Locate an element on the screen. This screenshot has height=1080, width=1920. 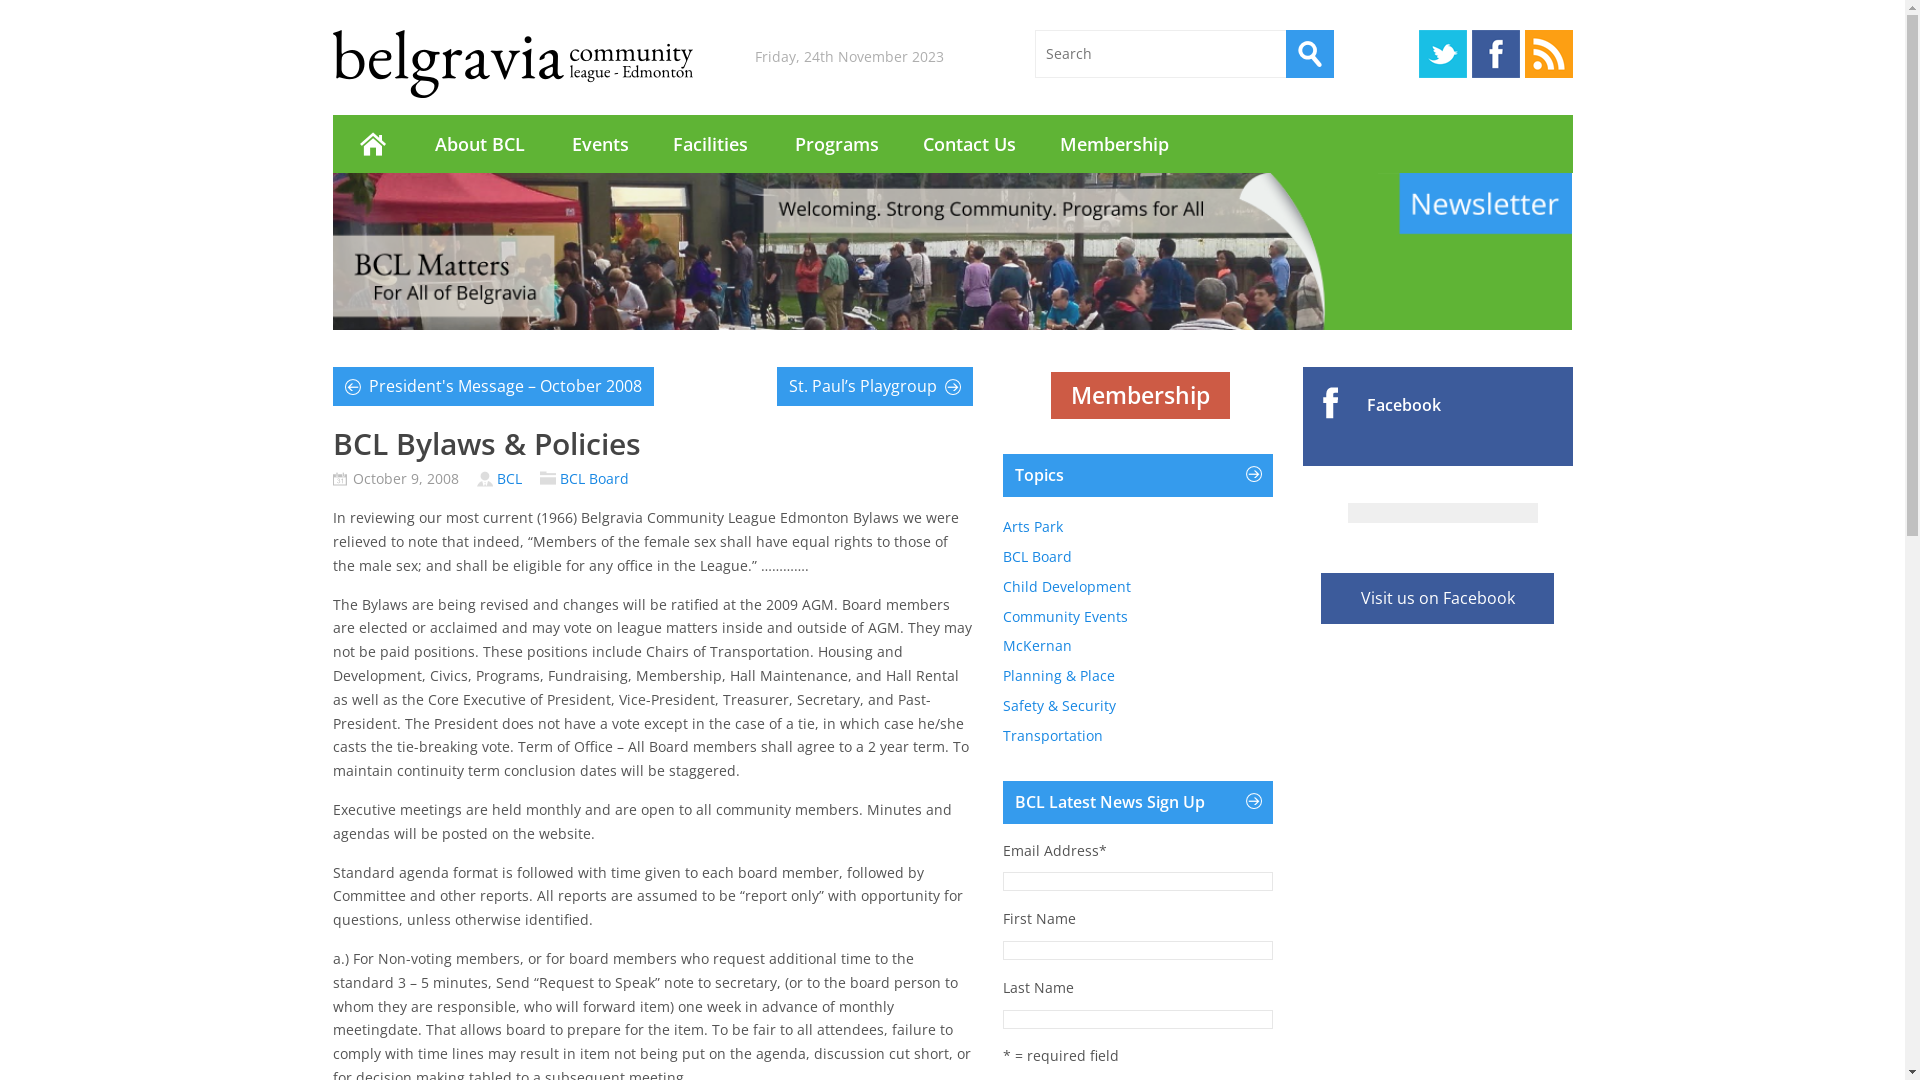
'RSS' is located at coordinates (1546, 53).